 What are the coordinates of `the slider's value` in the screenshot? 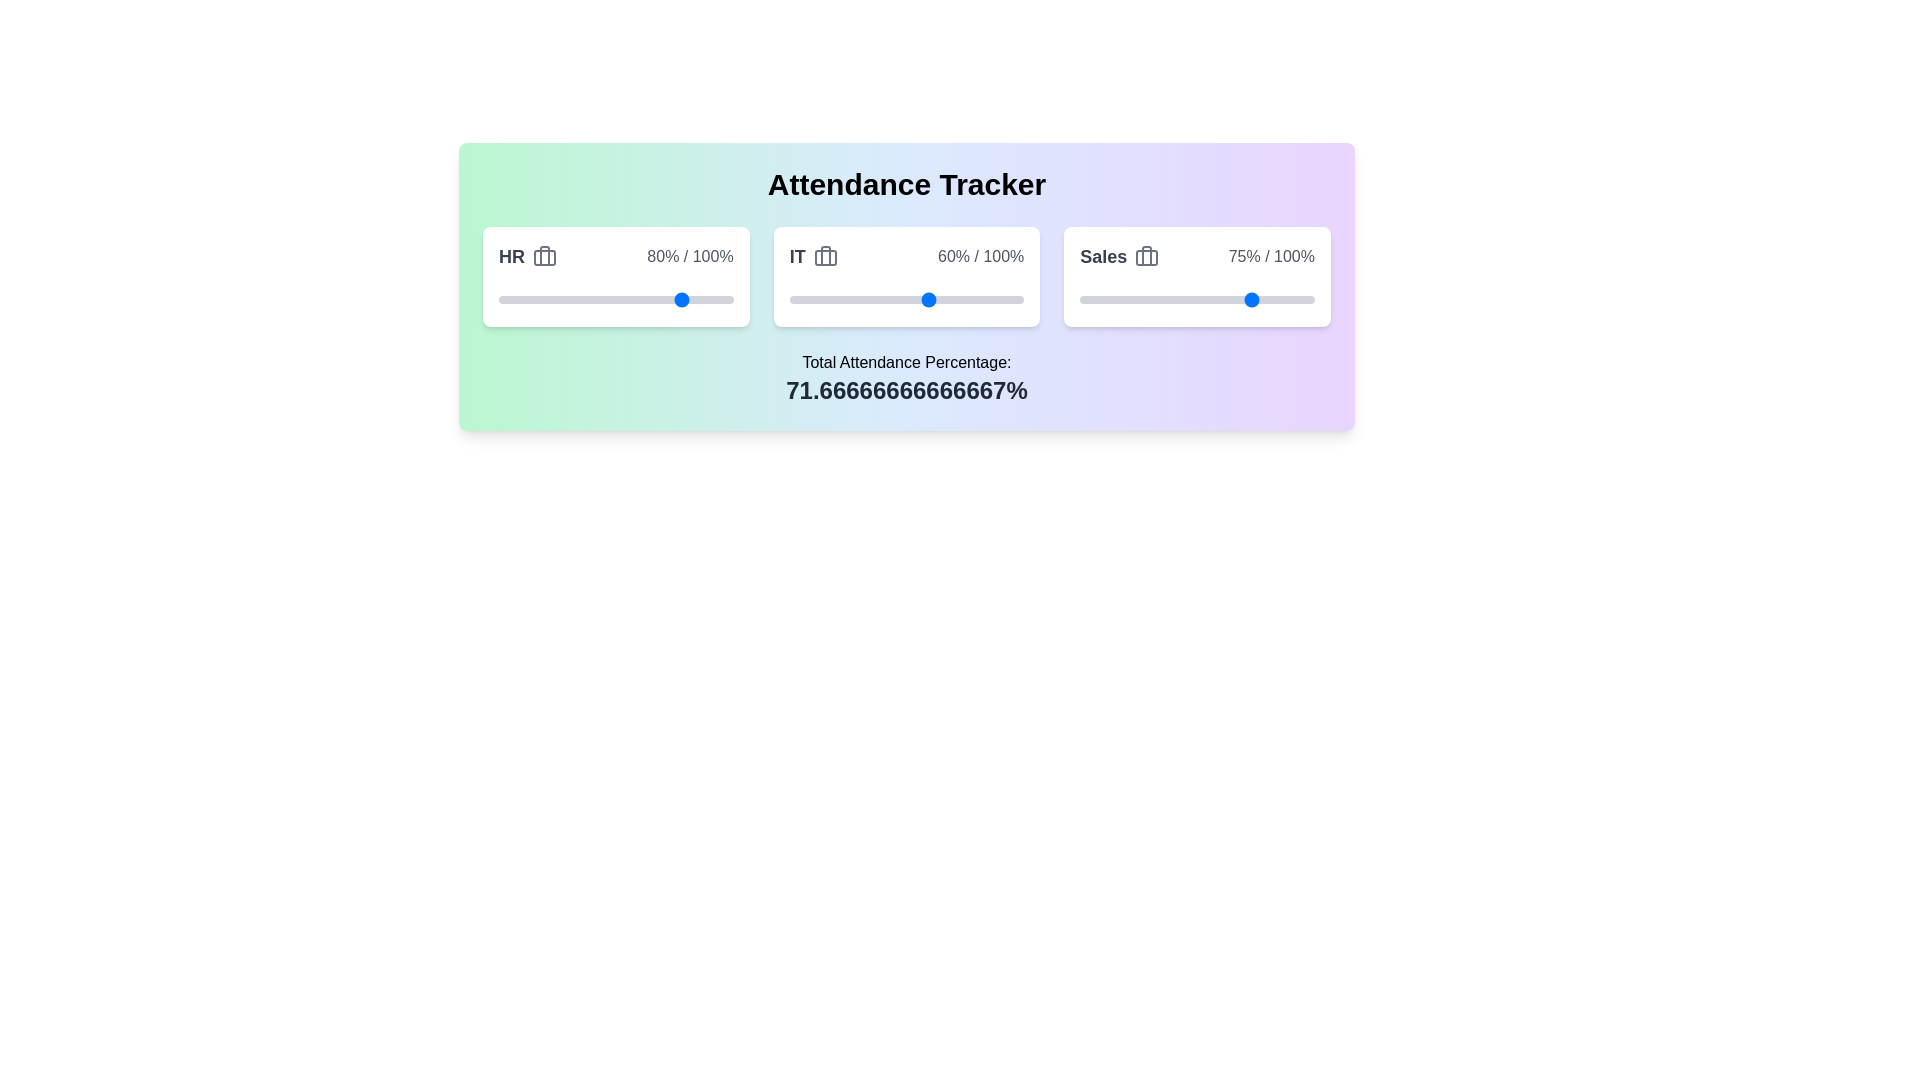 It's located at (1229, 300).